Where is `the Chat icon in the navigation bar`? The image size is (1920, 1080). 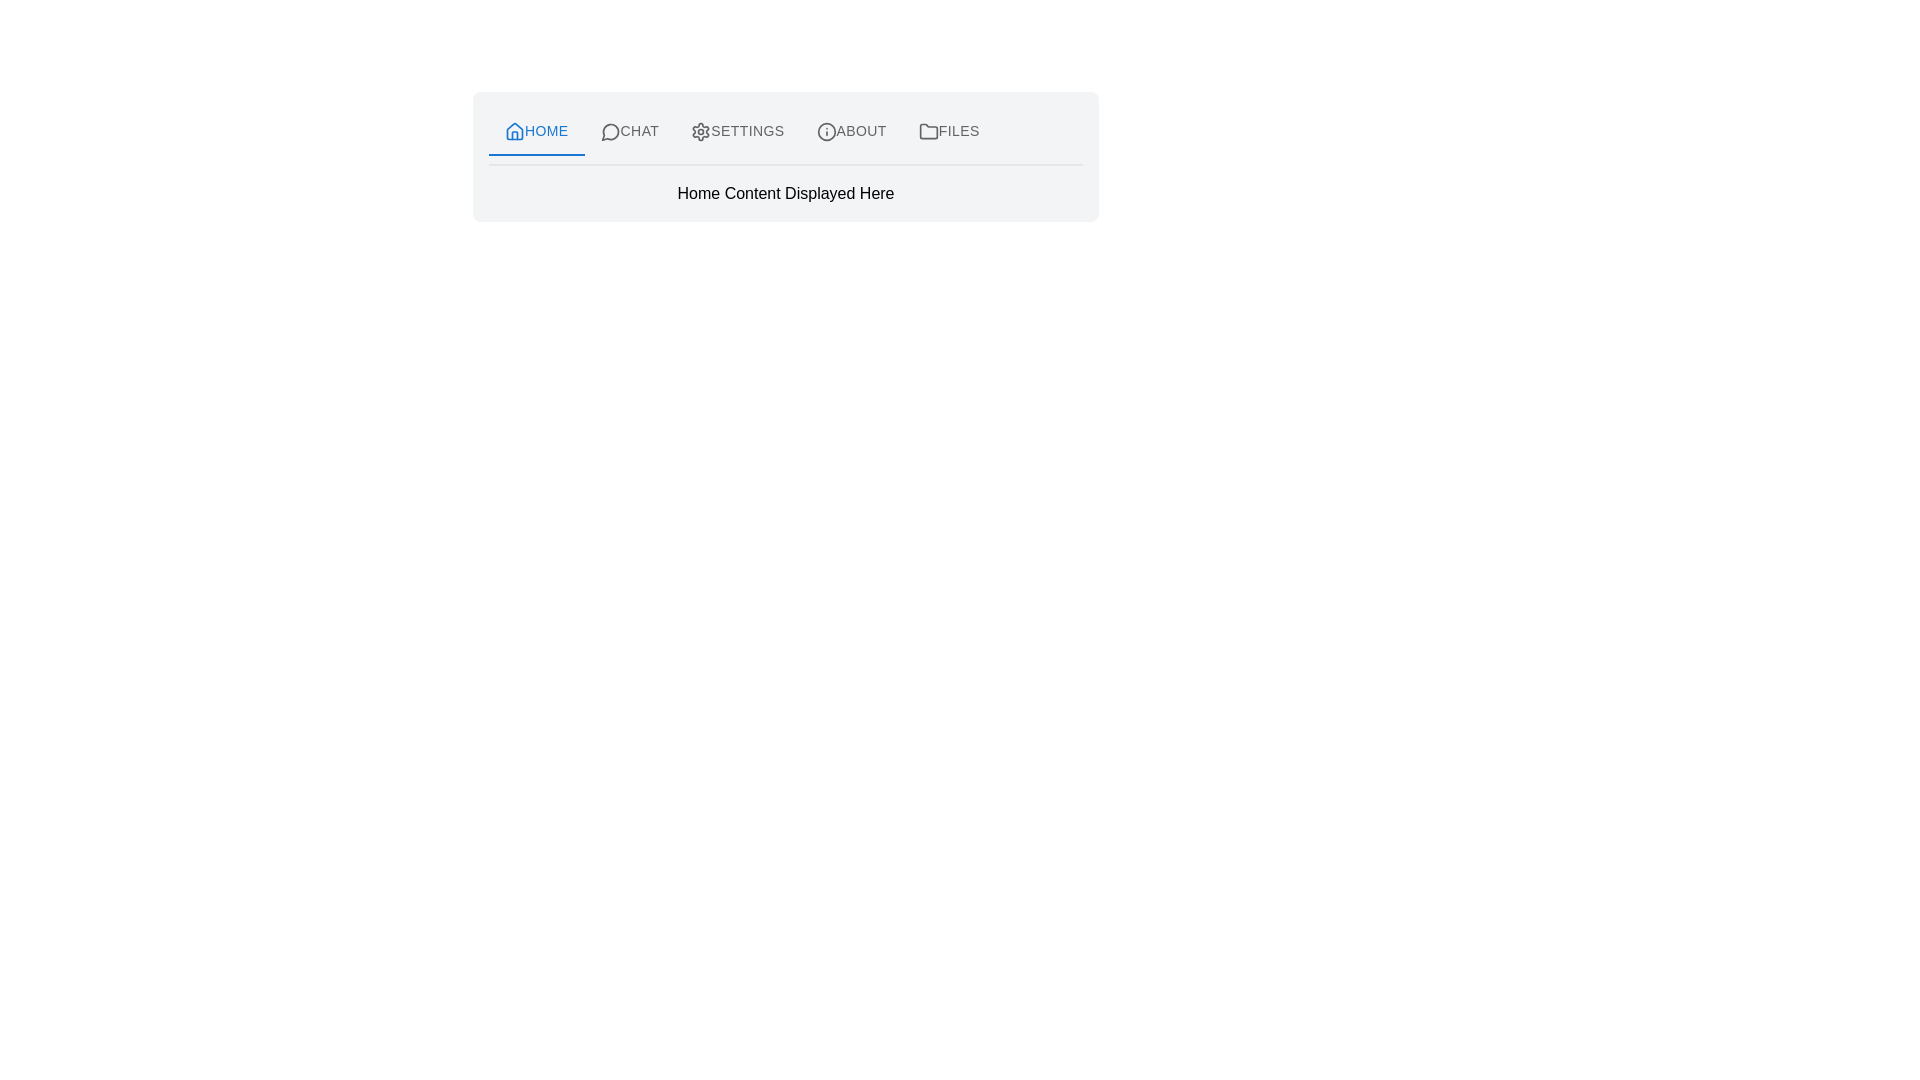
the Chat icon in the navigation bar is located at coordinates (609, 131).